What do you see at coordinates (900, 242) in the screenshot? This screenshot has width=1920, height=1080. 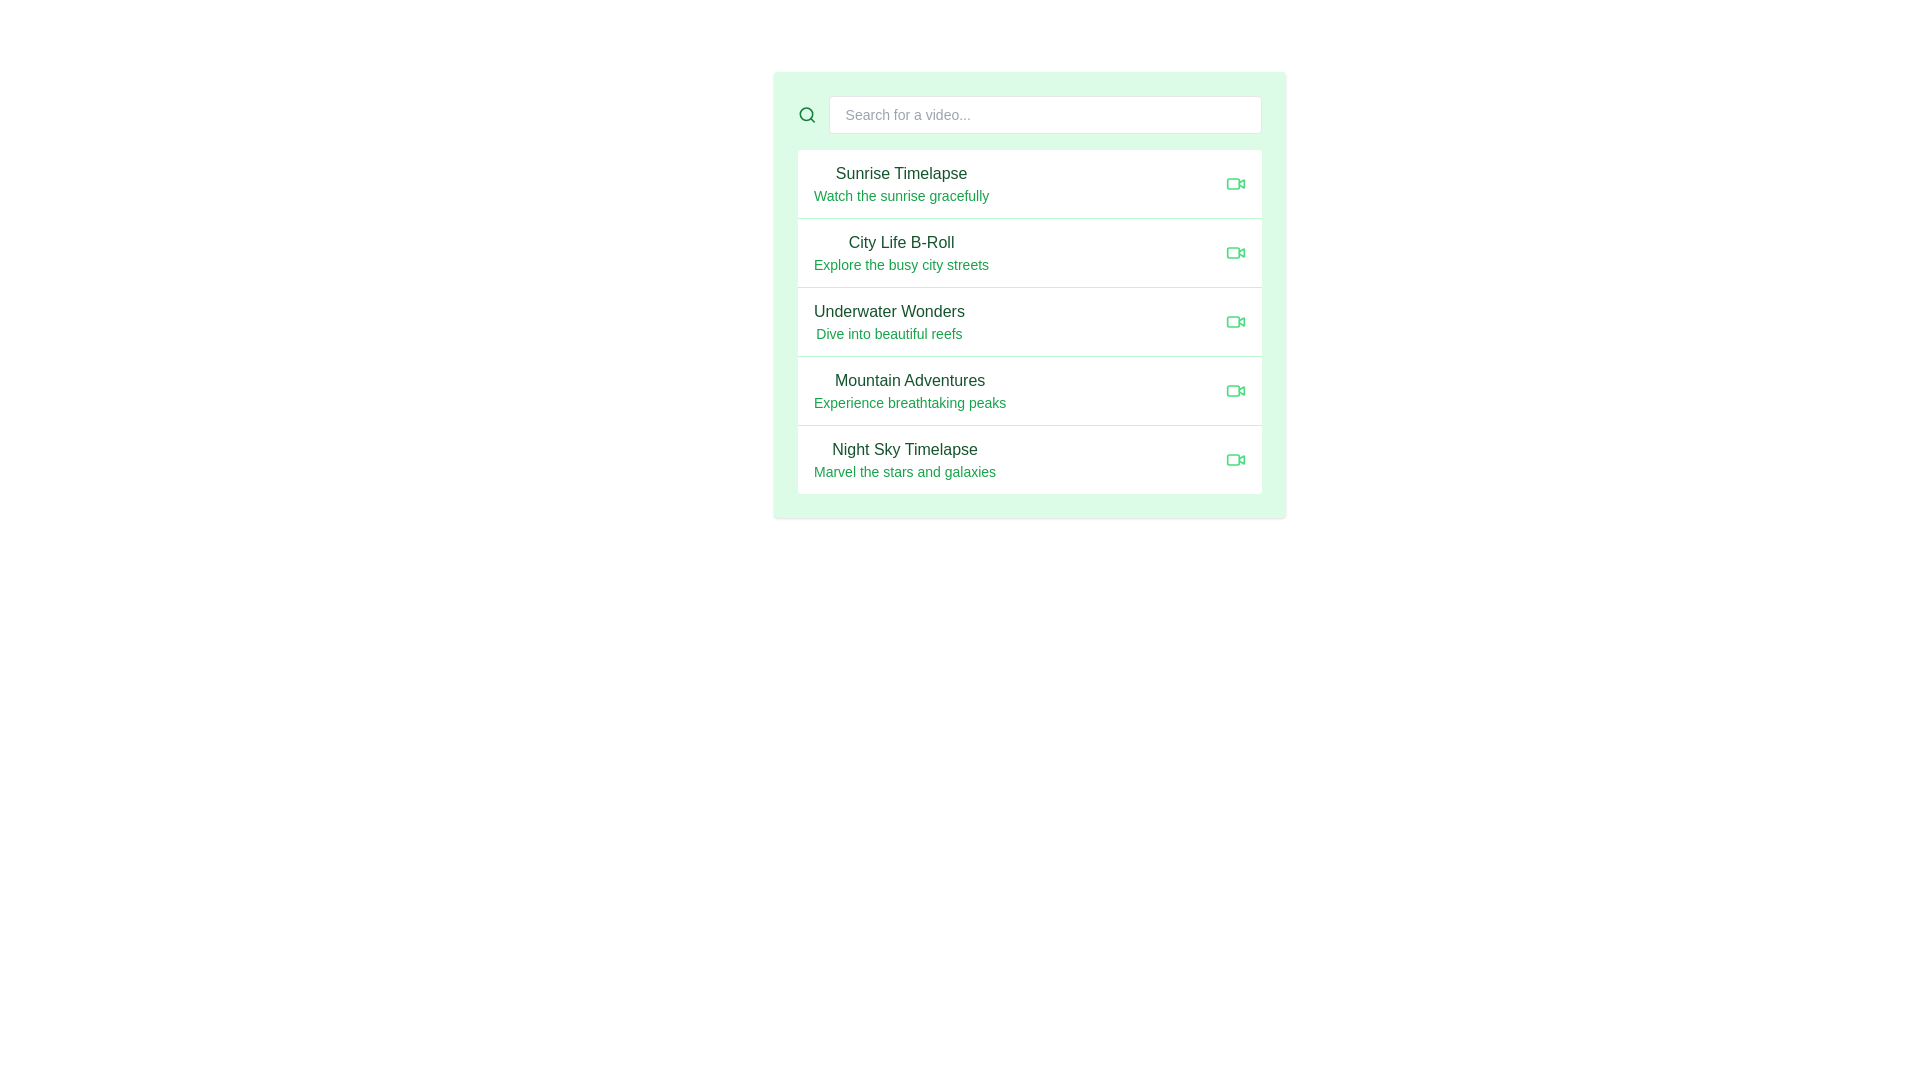 I see `the text label that displays 'City Life B-Roll', which is styled in green color and positioned above 'Explore the busy city streets'` at bounding box center [900, 242].